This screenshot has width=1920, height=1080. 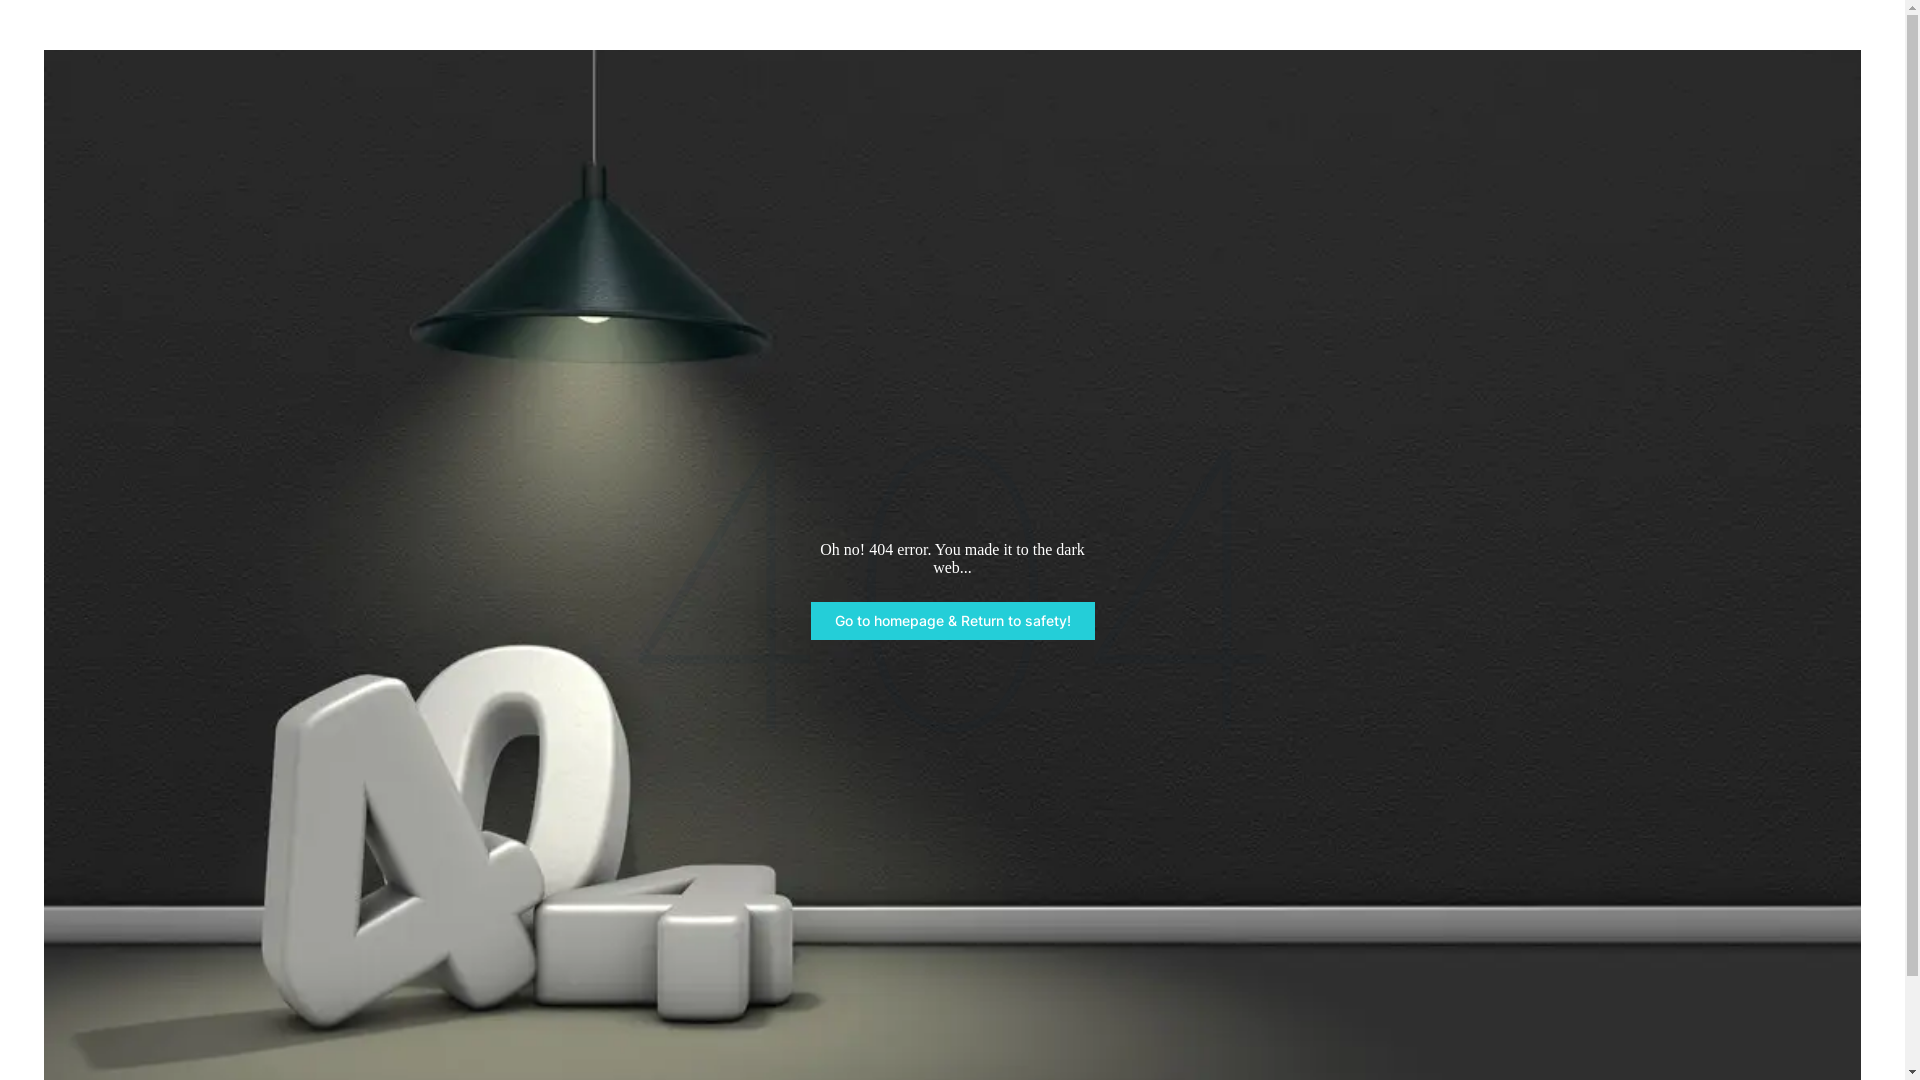 What do you see at coordinates (950, 620) in the screenshot?
I see `'Go to homepage & Return to safety!'` at bounding box center [950, 620].